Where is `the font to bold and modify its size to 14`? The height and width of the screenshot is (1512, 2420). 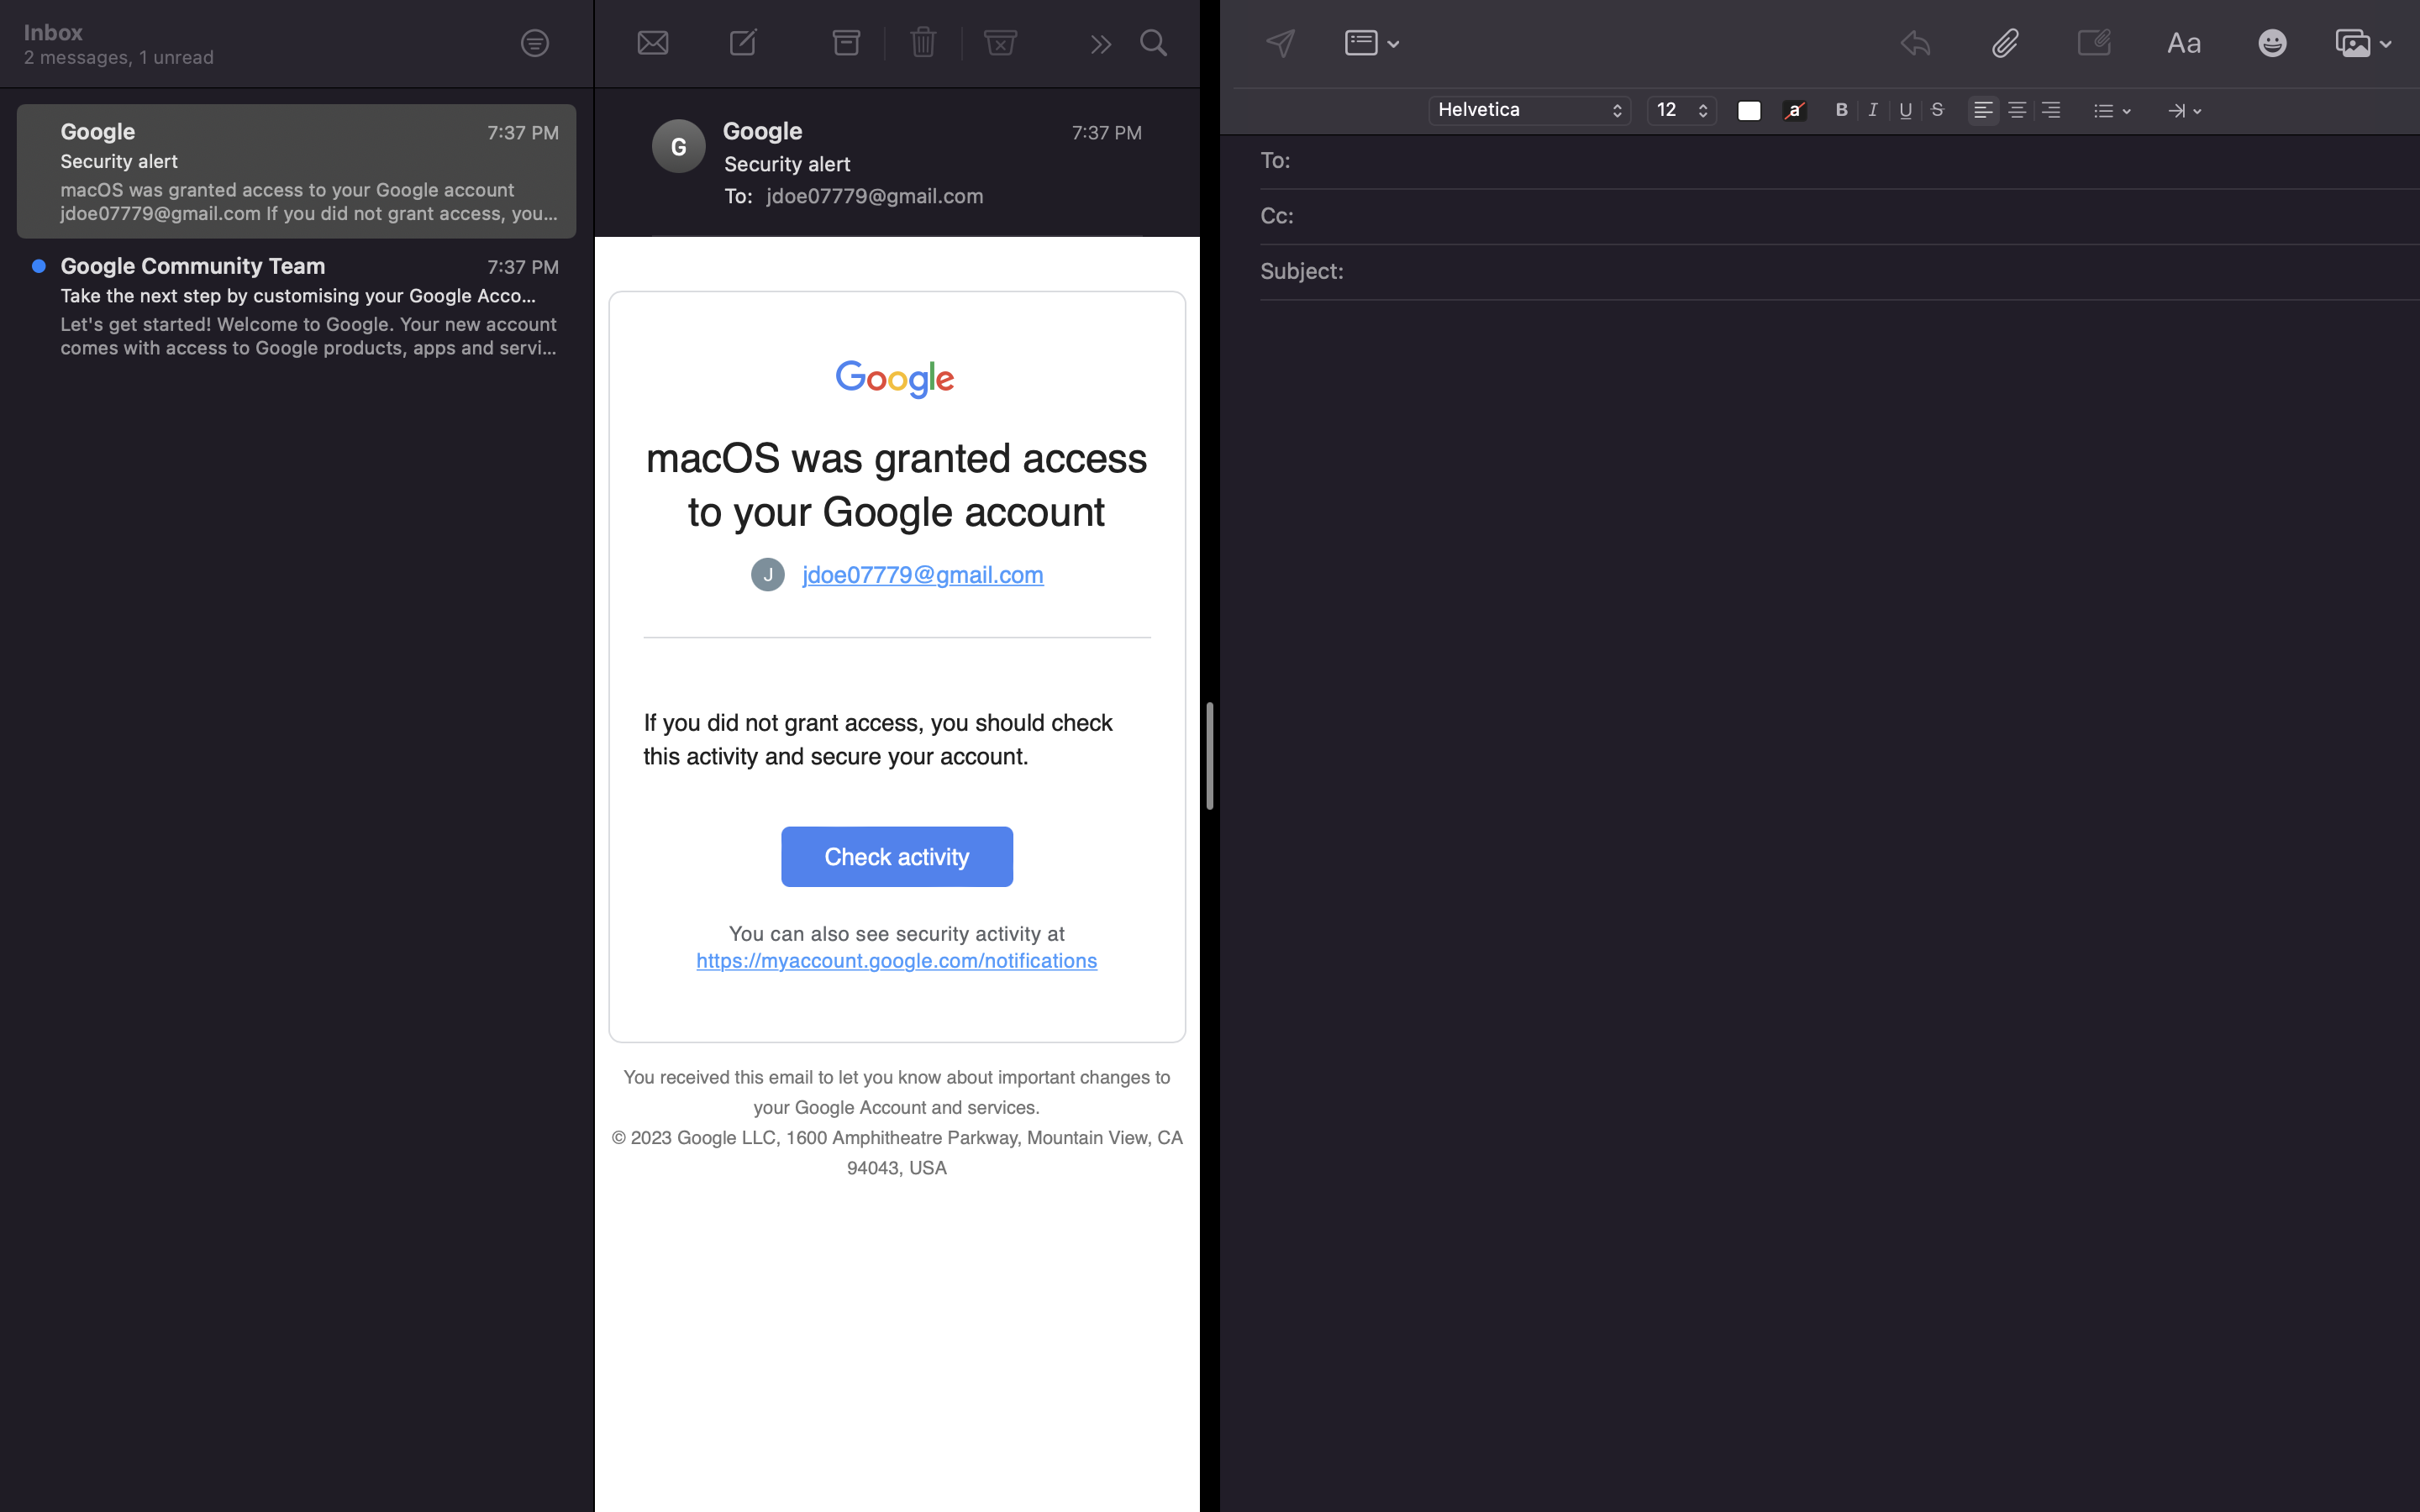 the font to bold and modify its size to 14 is located at coordinates (1842, 108).